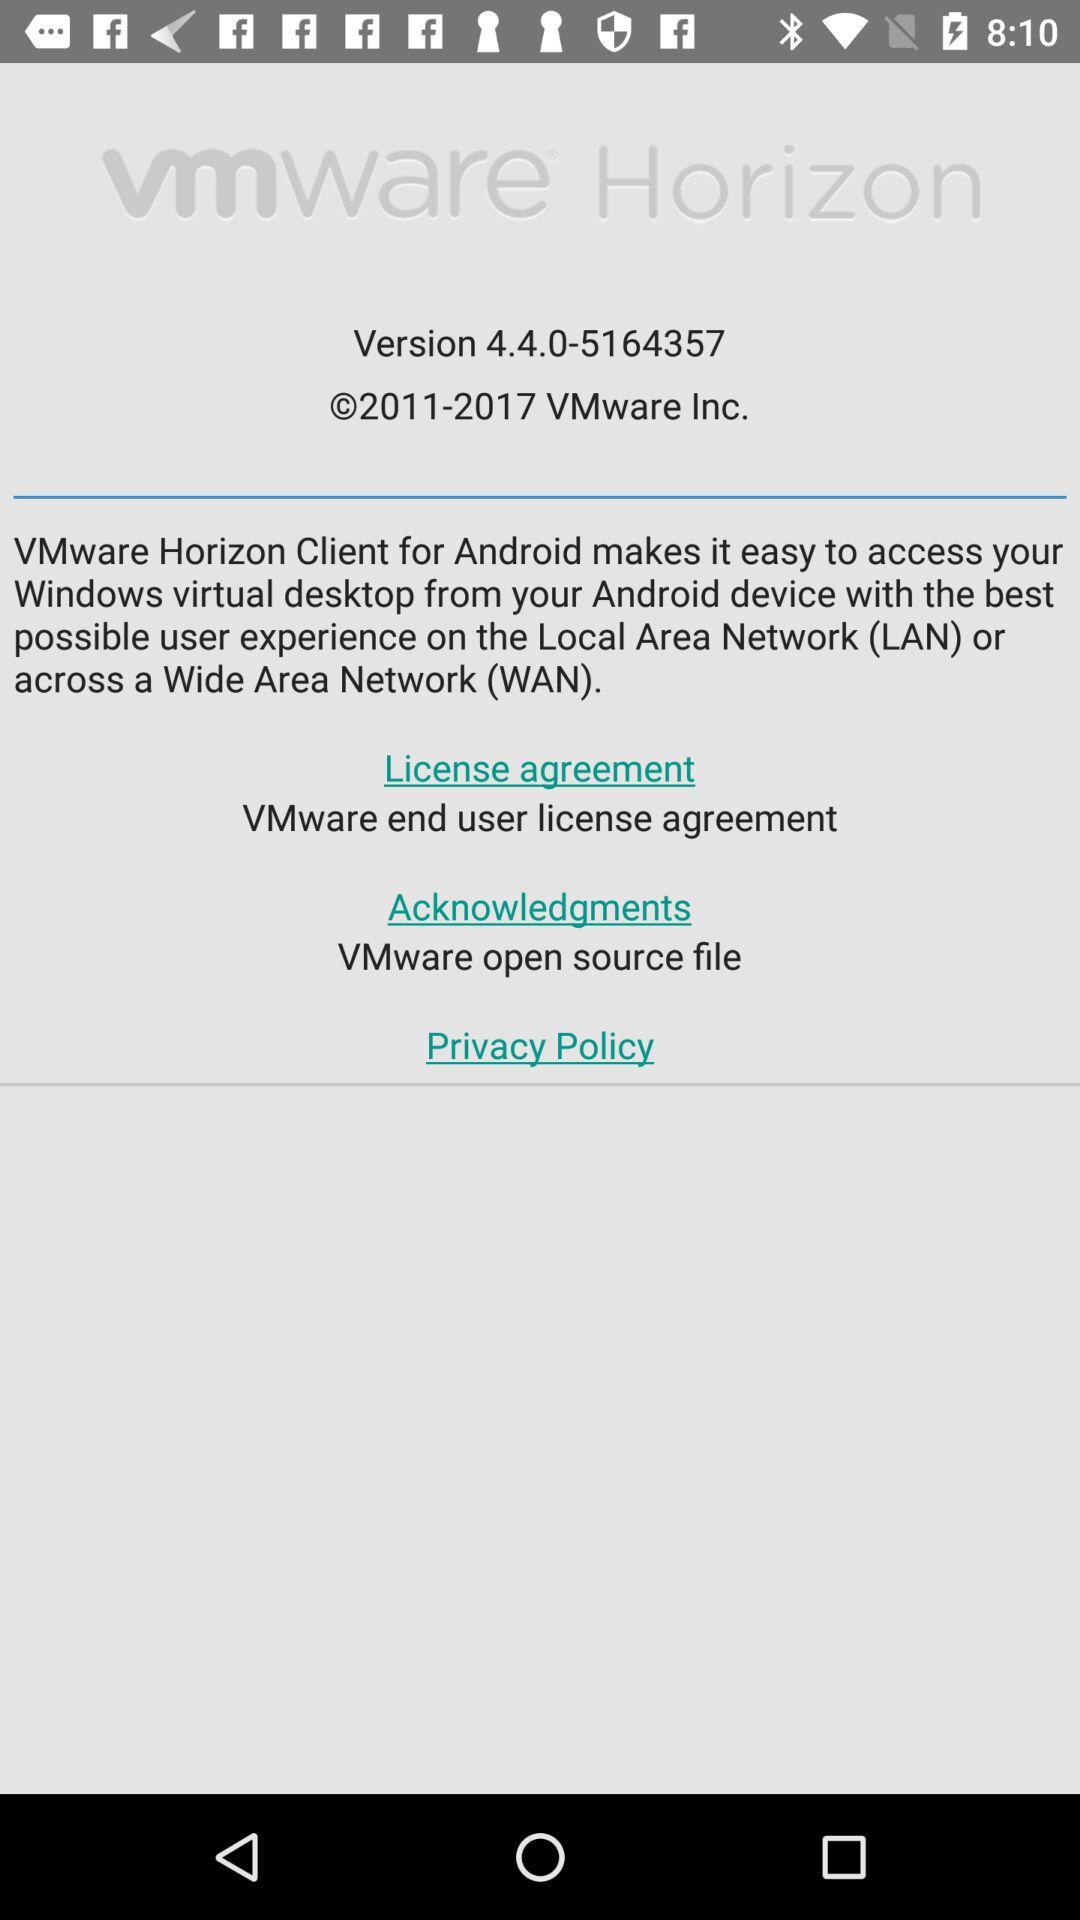 Image resolution: width=1080 pixels, height=1920 pixels. Describe the element at coordinates (538, 954) in the screenshot. I see `the item below acknowledgments` at that location.